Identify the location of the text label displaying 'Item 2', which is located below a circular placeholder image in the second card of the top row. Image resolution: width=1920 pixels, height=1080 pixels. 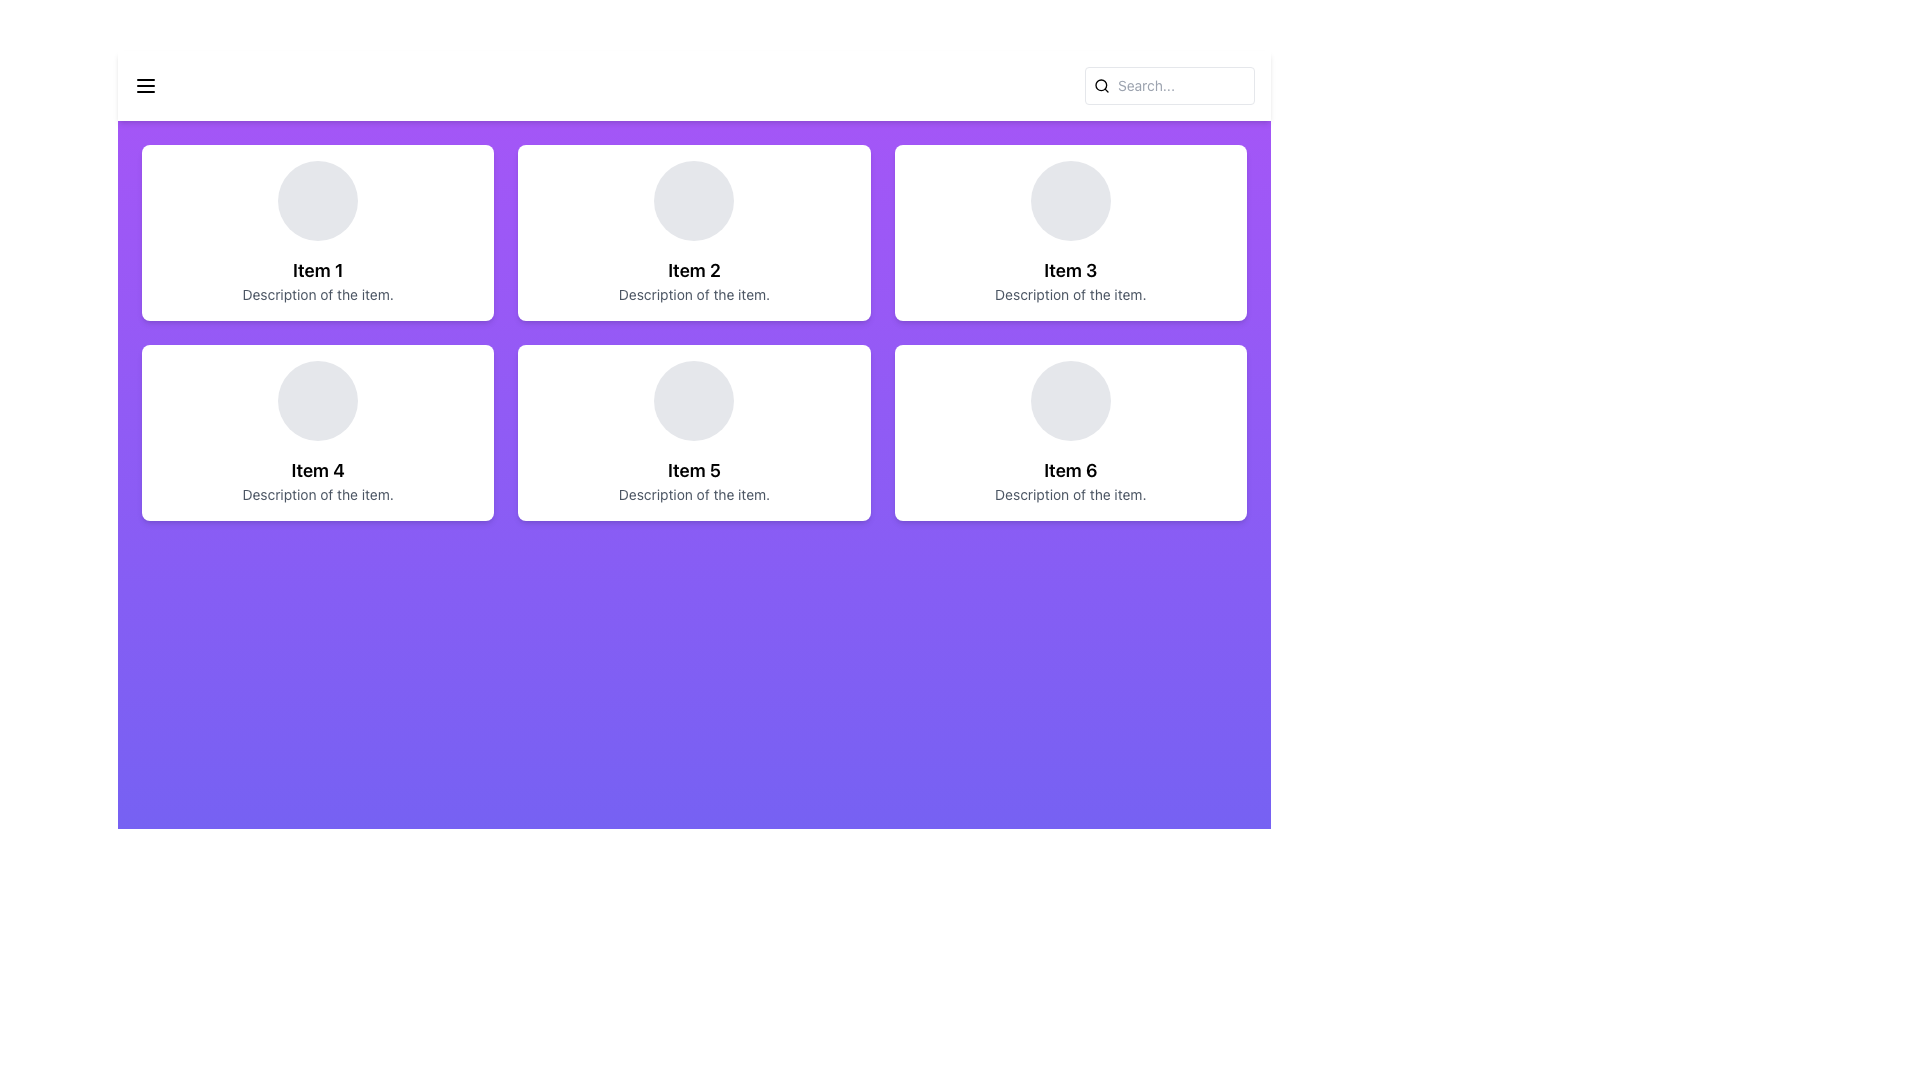
(694, 270).